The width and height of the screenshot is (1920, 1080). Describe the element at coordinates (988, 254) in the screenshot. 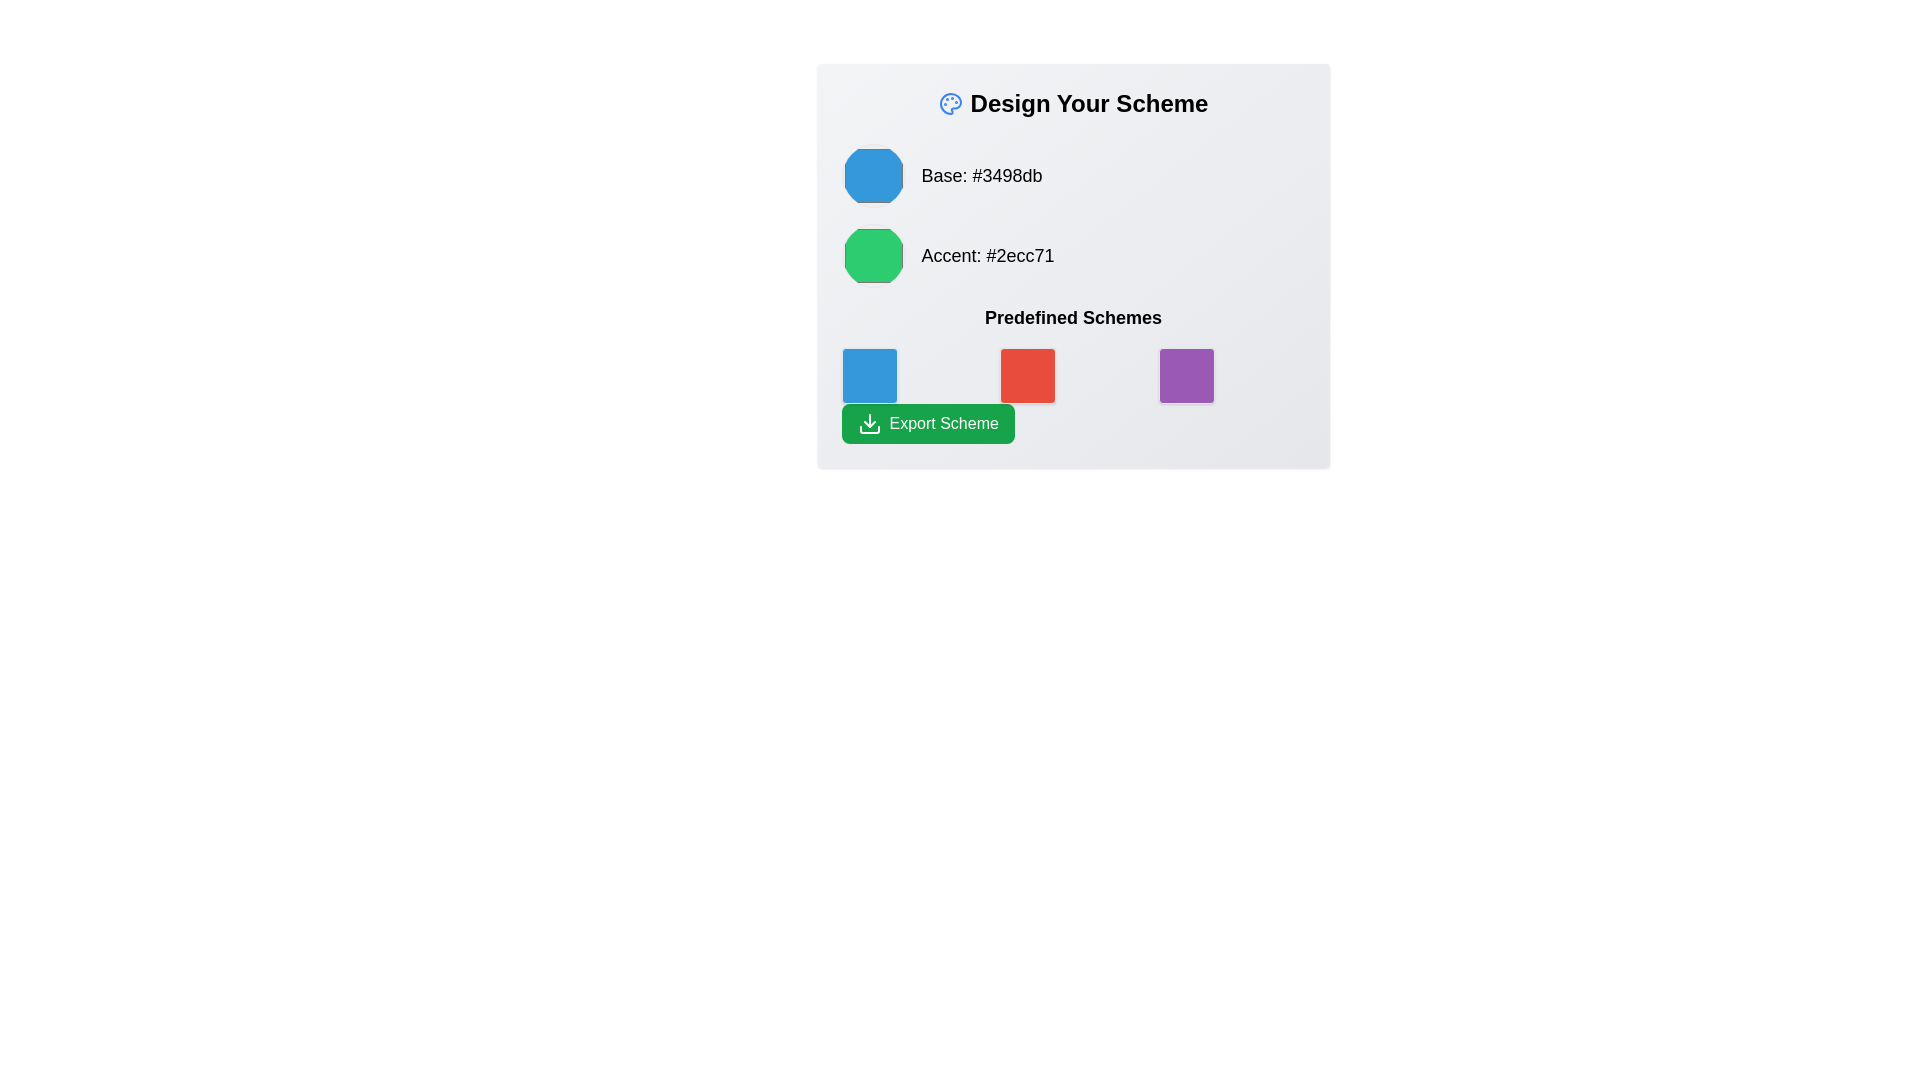

I see `text content of the label that describes the color represented by the adjacent green circle, which specifies its purpose as 'Accent' and its hexadecimal color code` at that location.